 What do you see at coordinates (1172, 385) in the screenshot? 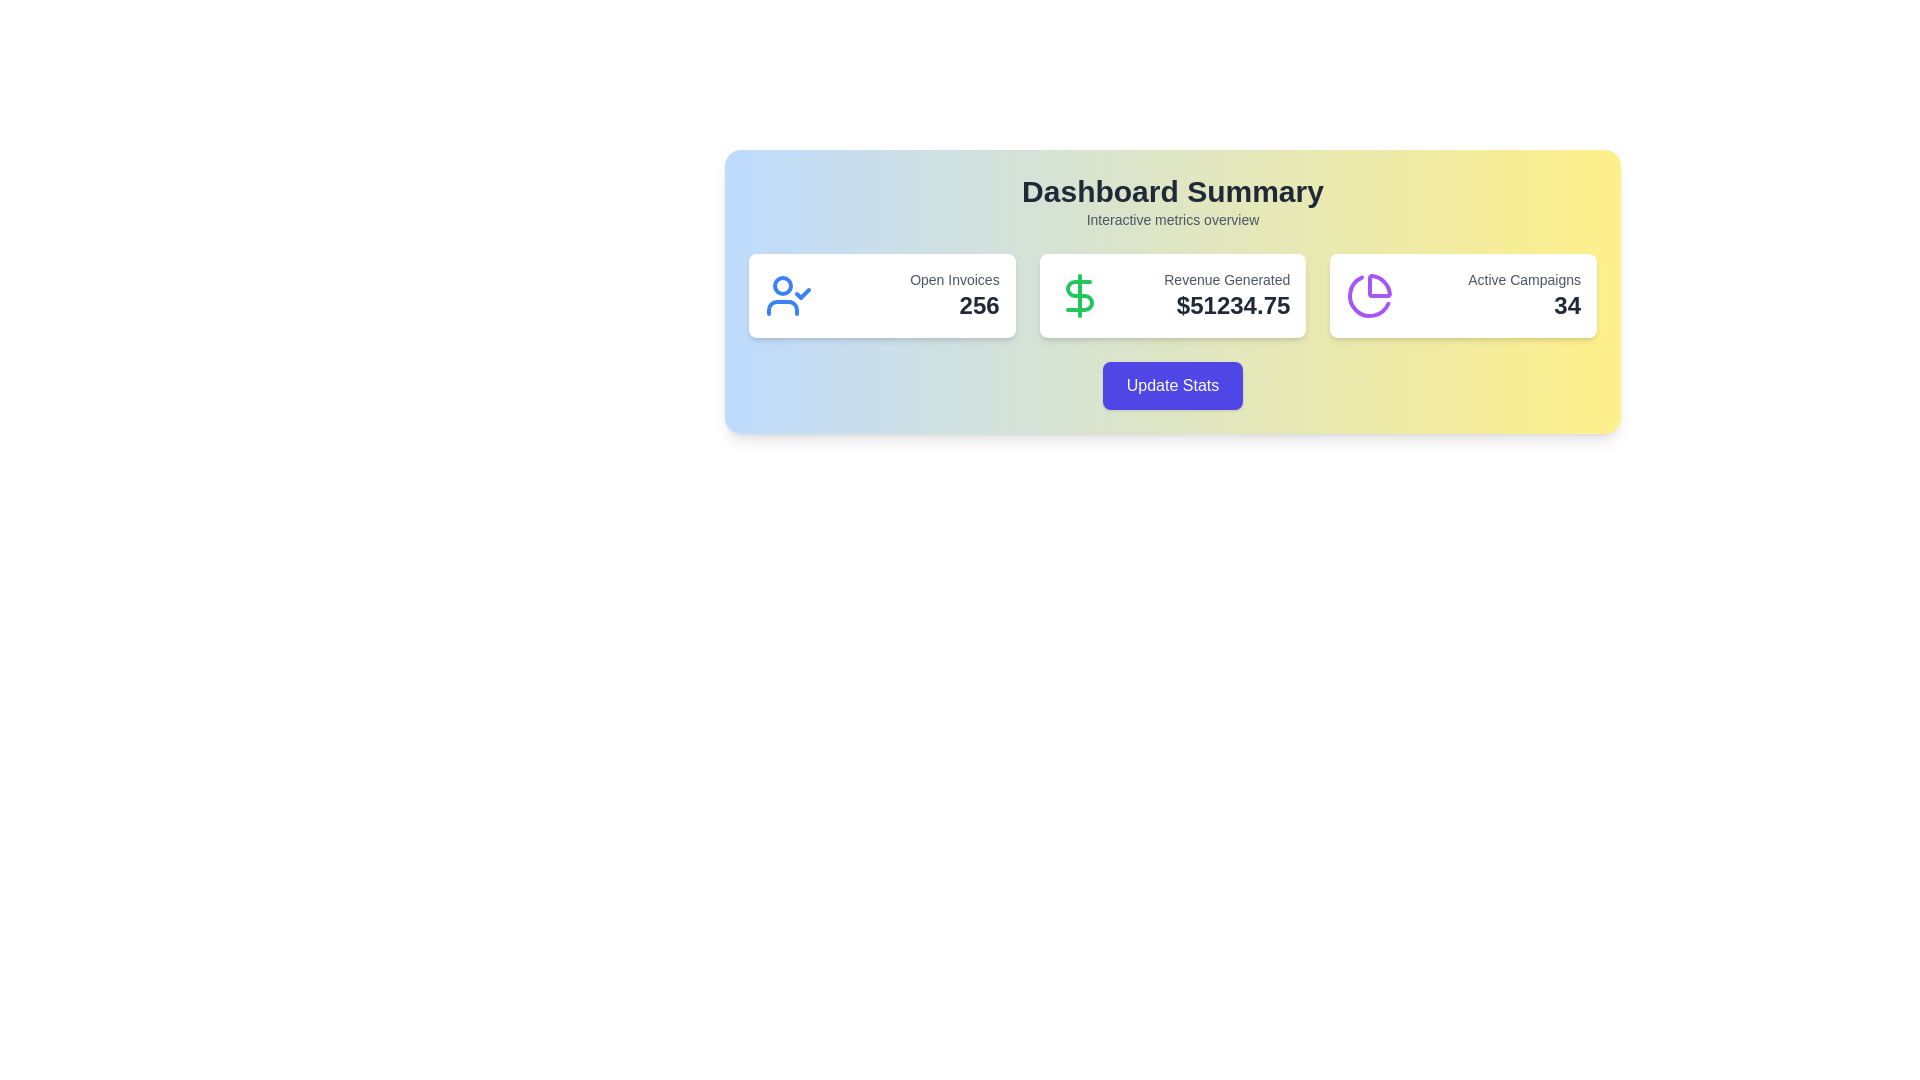
I see `the button that triggers the action of updating statistical data displayed in the interface to observe hover effects` at bounding box center [1172, 385].